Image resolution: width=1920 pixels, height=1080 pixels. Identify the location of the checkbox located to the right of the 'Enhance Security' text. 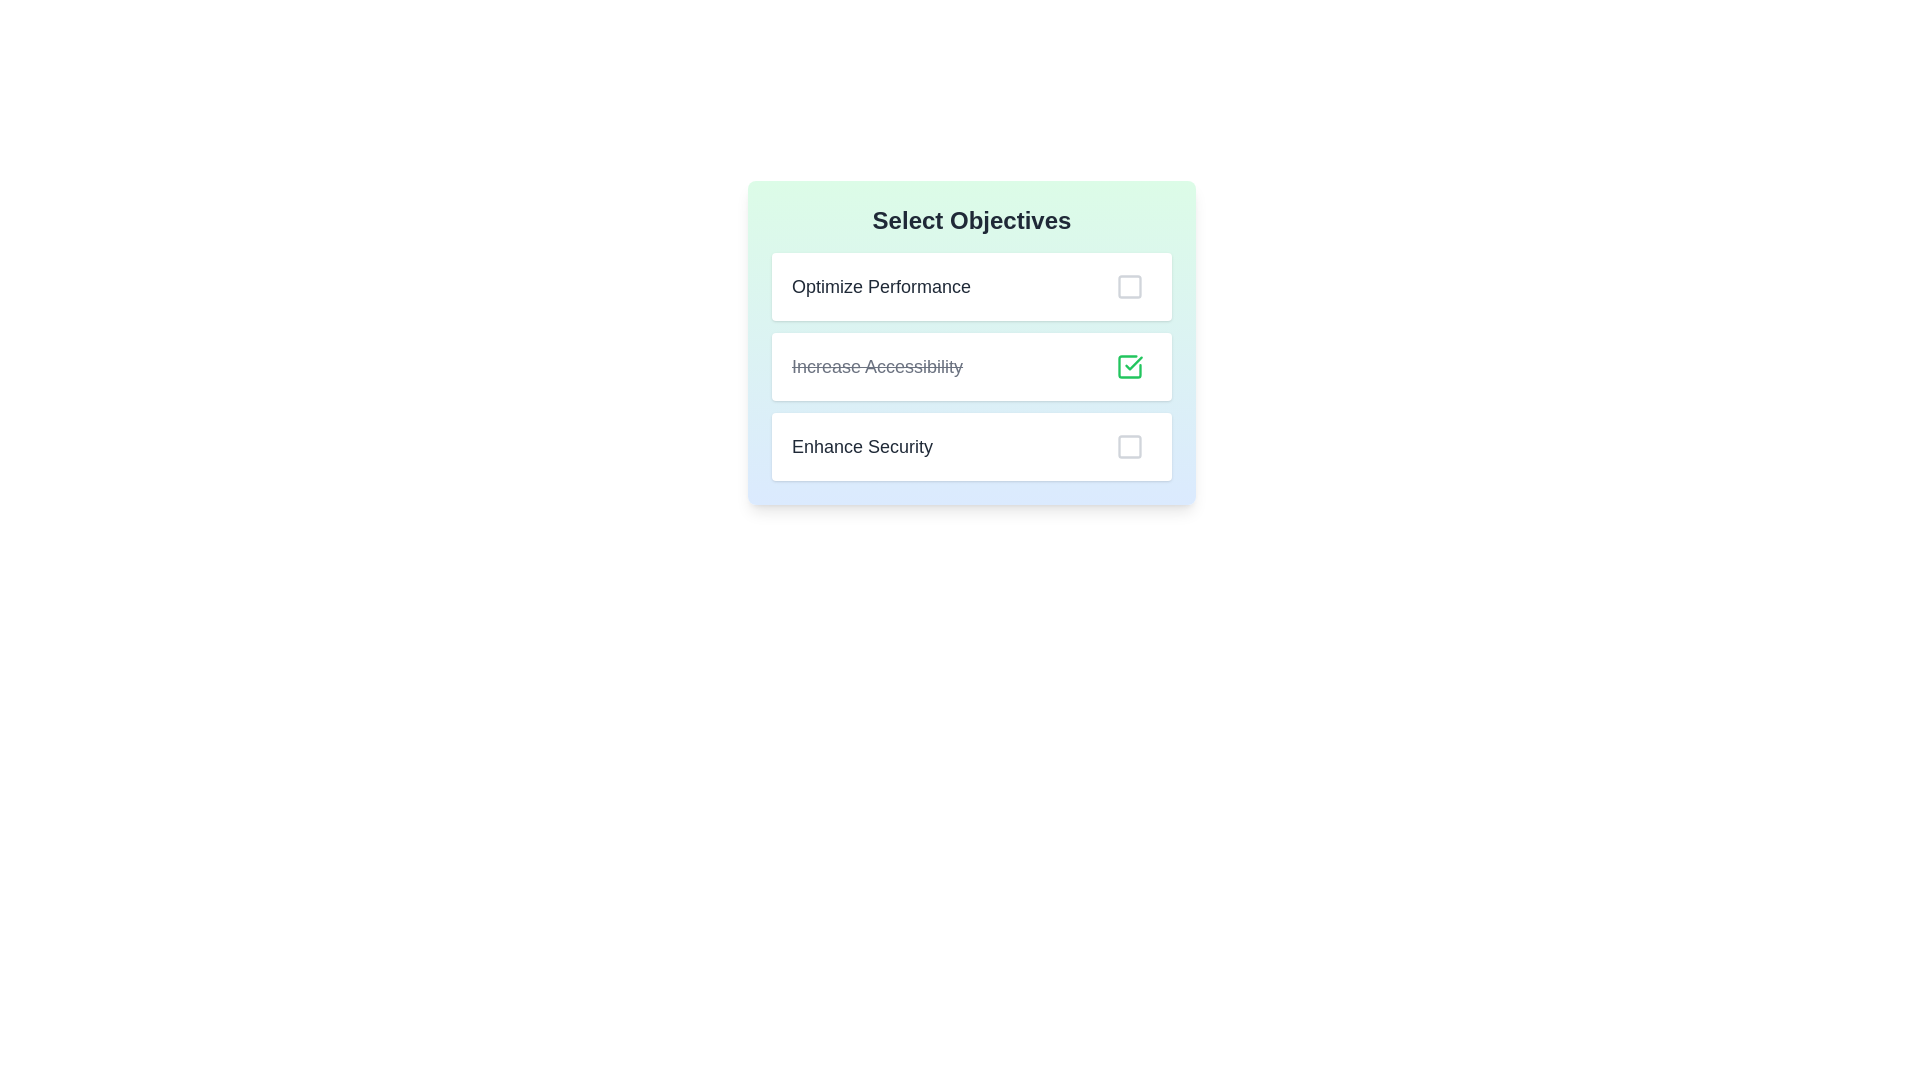
(1129, 446).